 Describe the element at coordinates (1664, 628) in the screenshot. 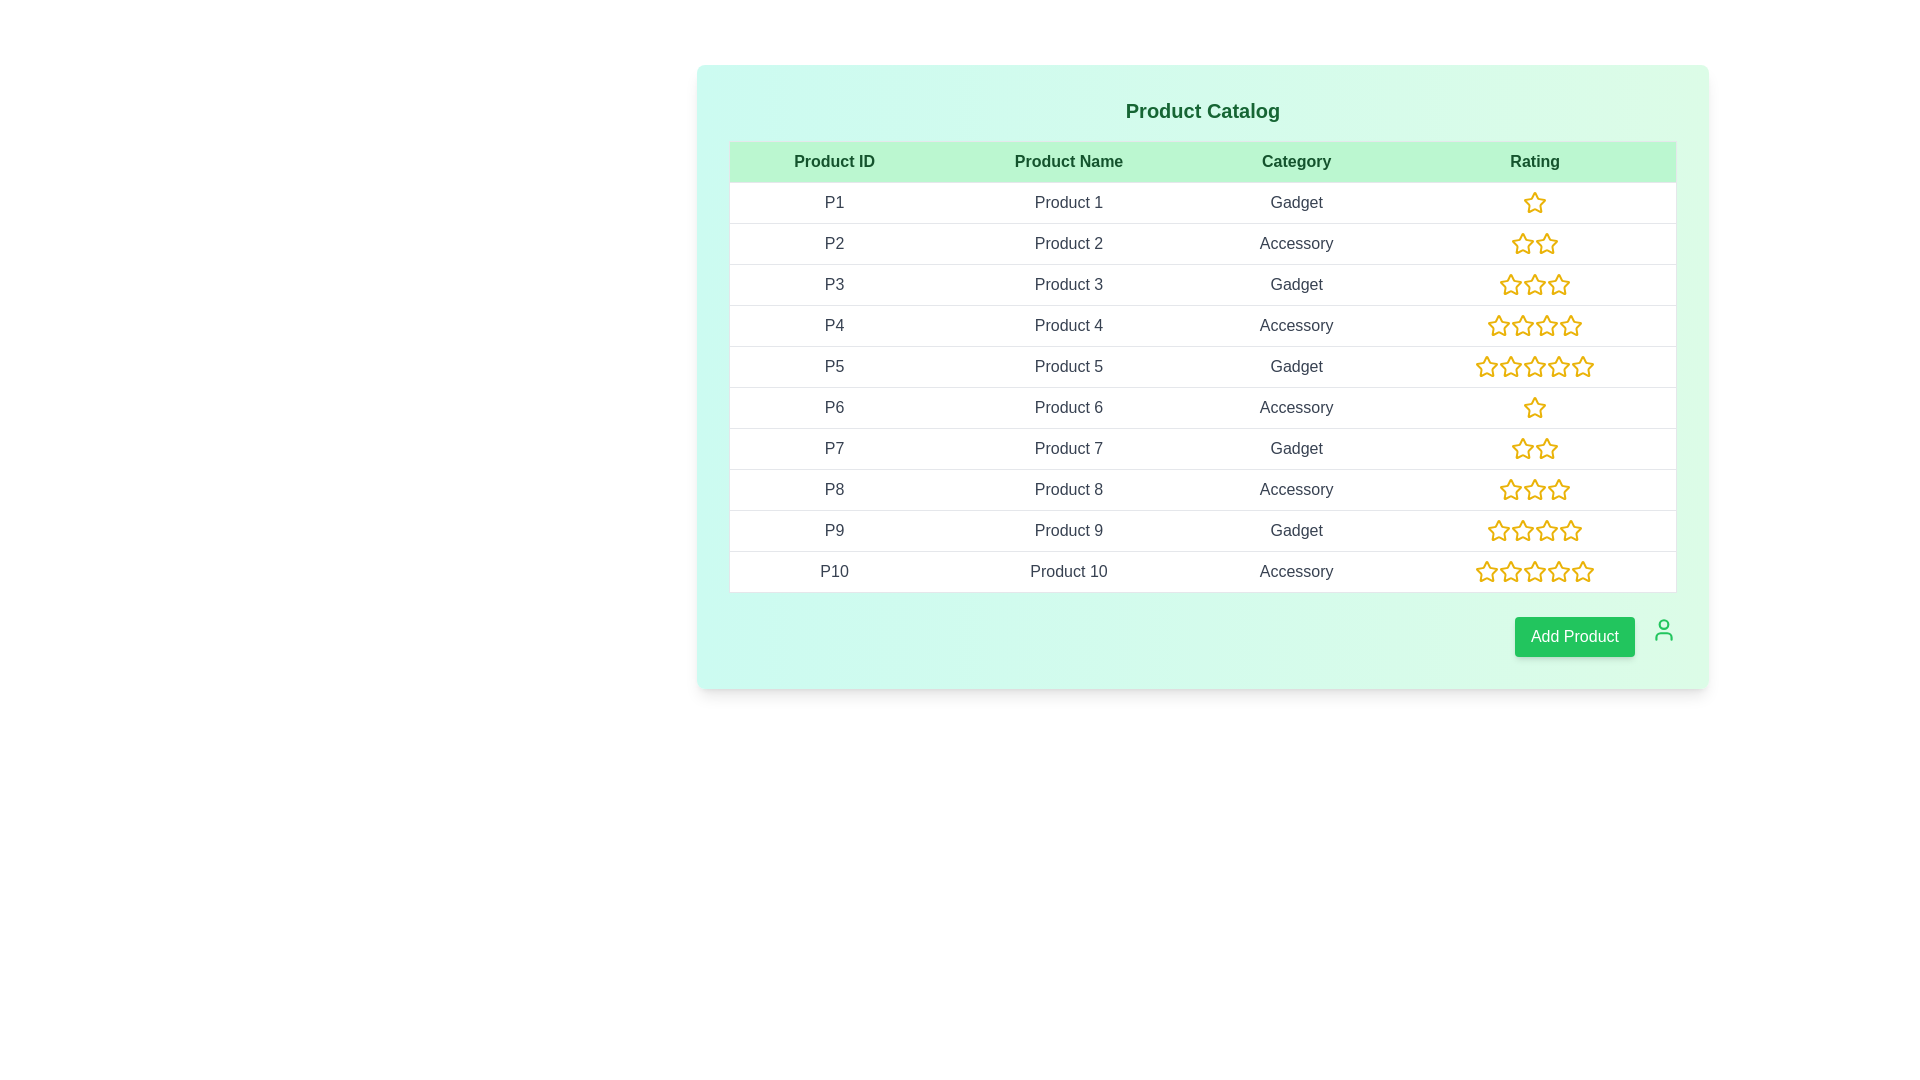

I see `the user icon to open profile-related options` at that location.